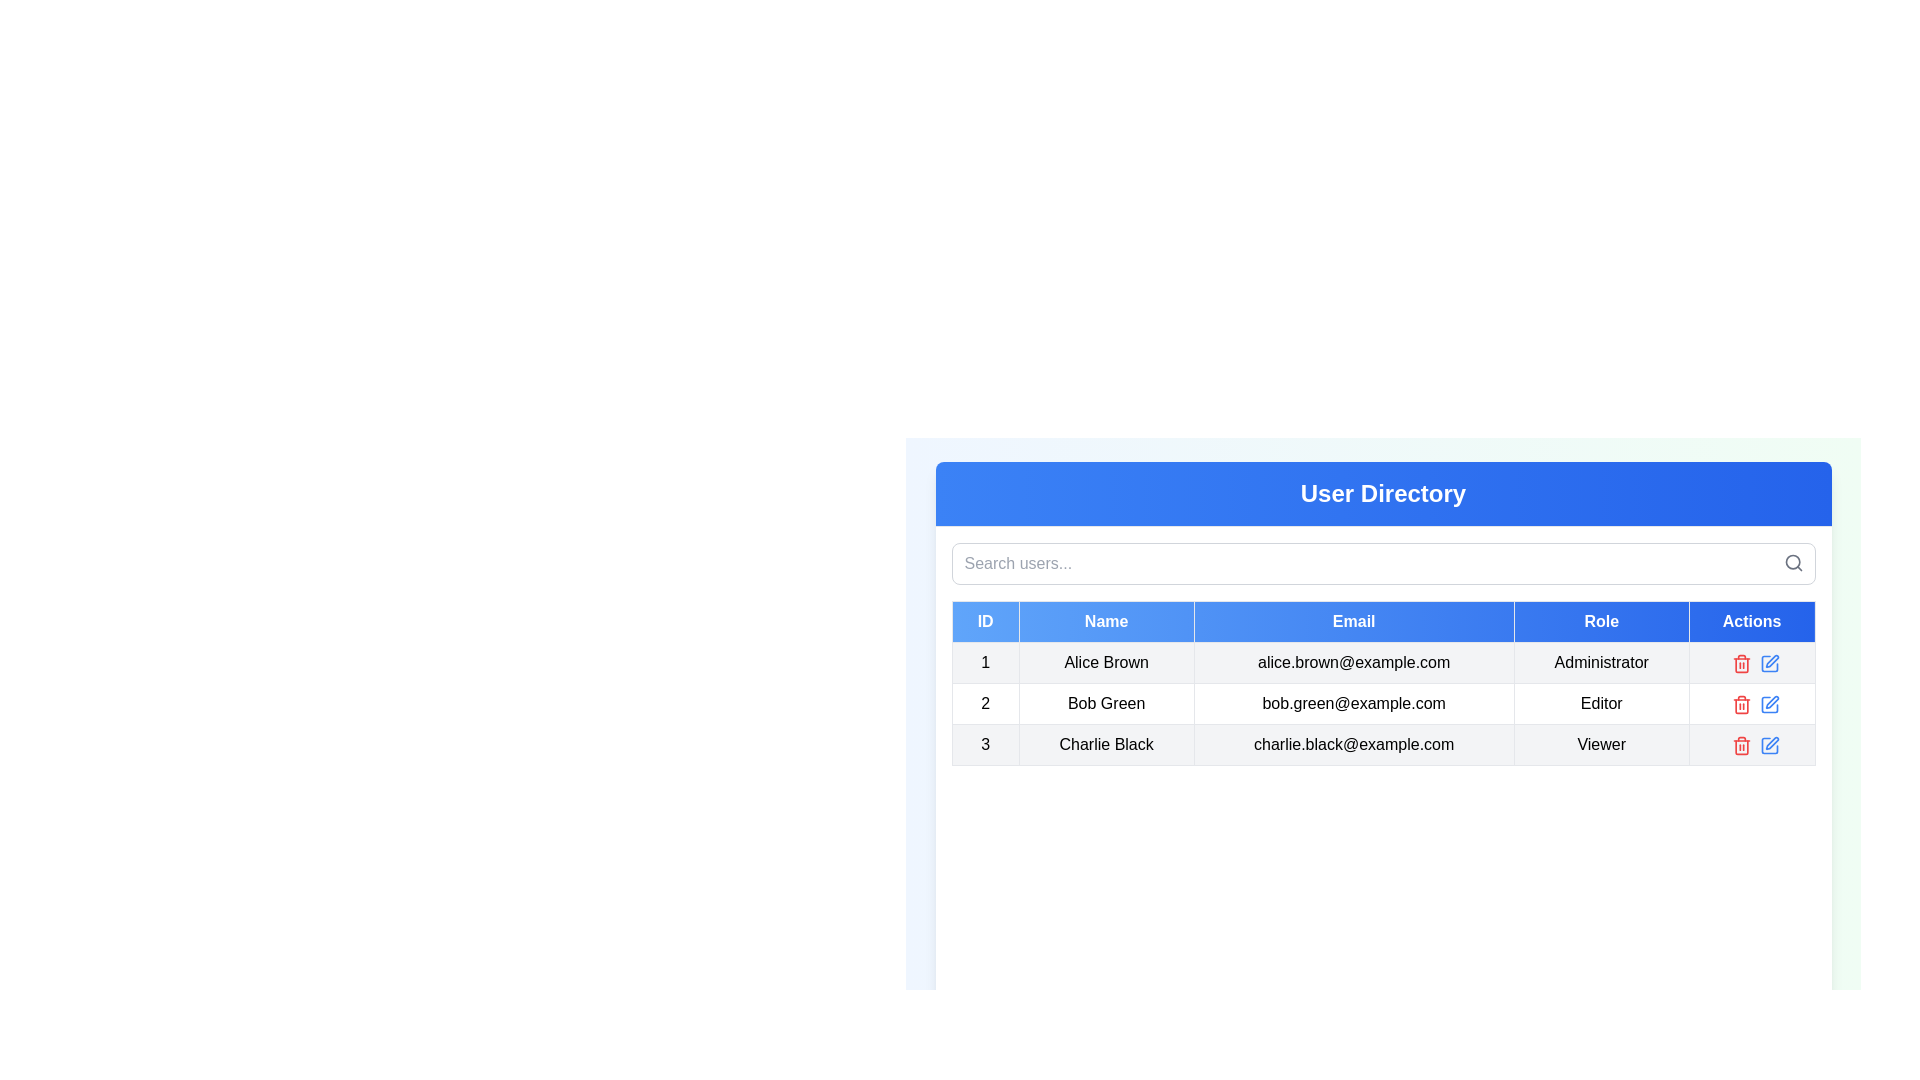  What do you see at coordinates (1741, 663) in the screenshot?
I see `the delete button located in the 'Actions' column of the user entry for 'bob.green@example.com' to prepare for interaction` at bounding box center [1741, 663].